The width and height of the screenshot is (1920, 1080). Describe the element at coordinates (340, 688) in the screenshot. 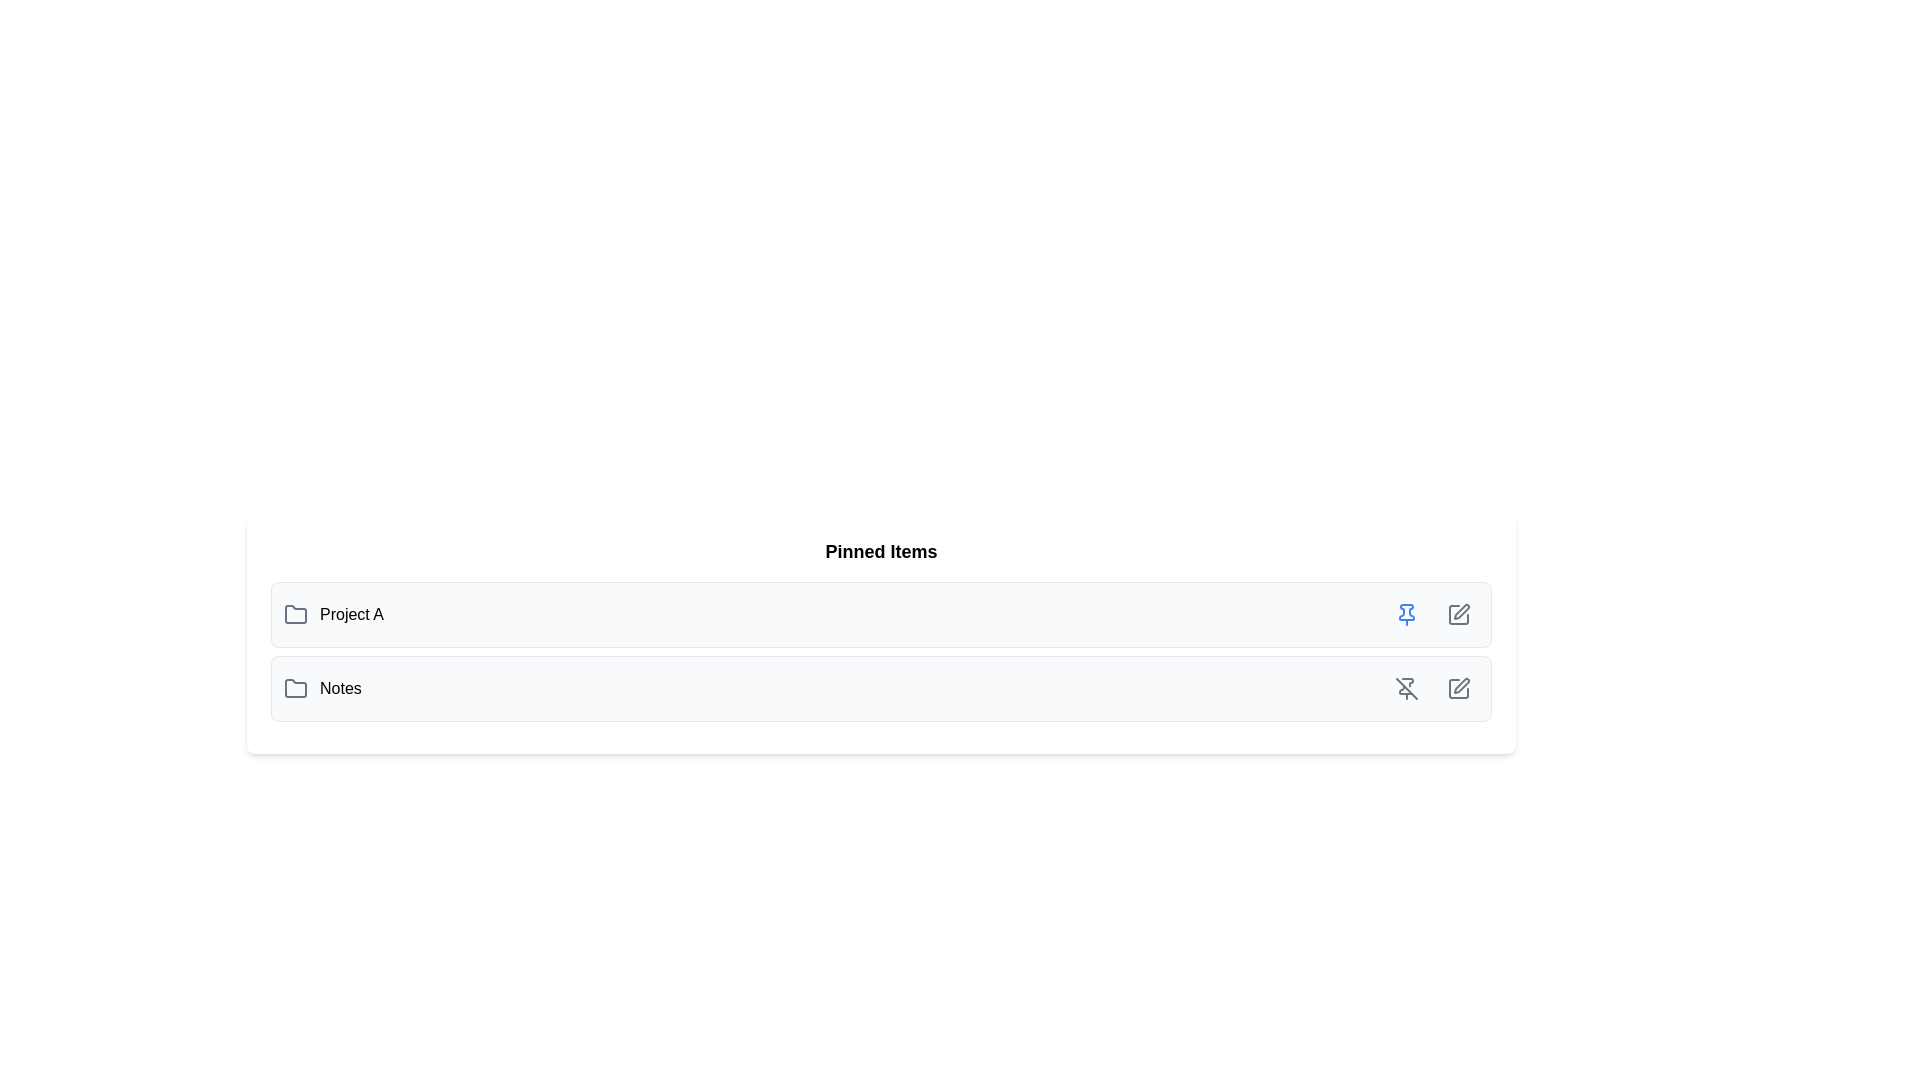

I see `text label 'Notes' located in the second row of the list under 'Pinned Items', aligned to the right of the folder icon` at that location.